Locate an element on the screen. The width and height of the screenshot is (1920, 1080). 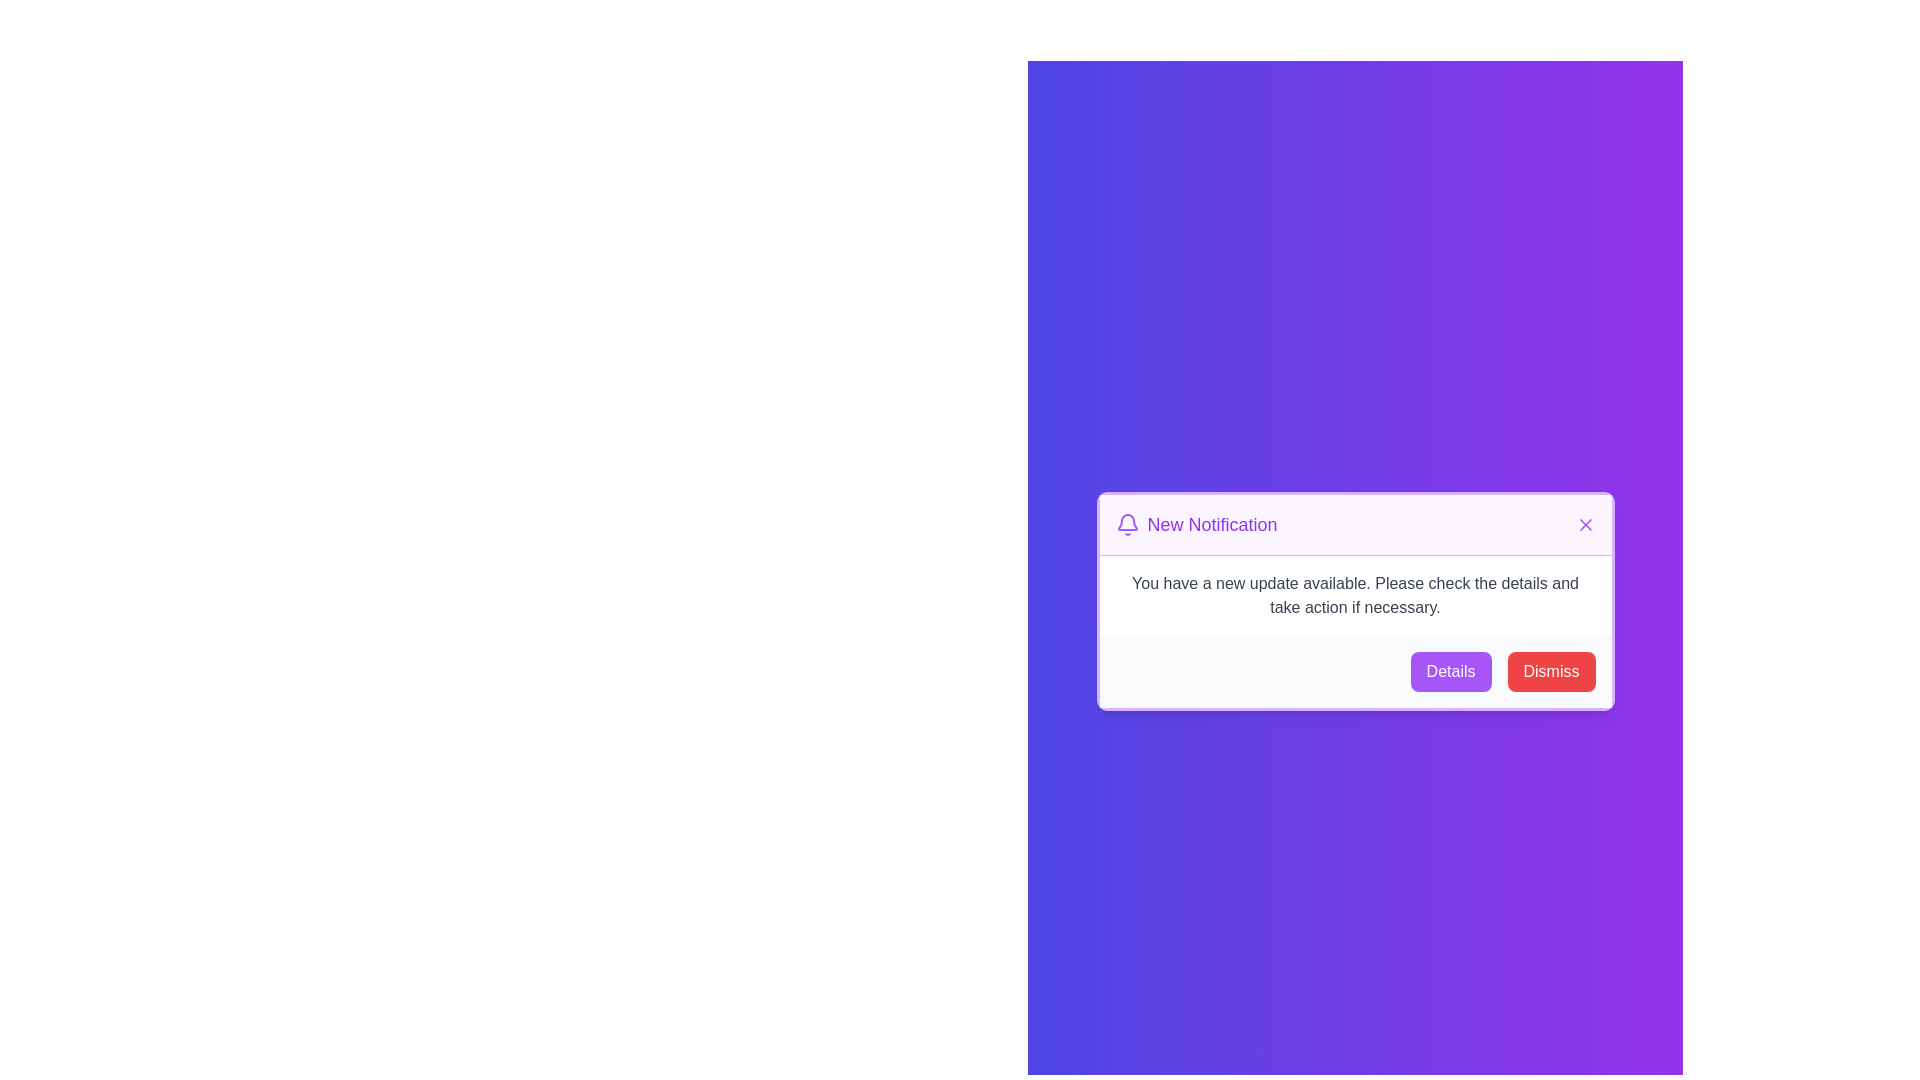
the purple bell icon located in the top-left area of the notification box, which is positioned to the left of the 'New Notification' text is located at coordinates (1127, 520).